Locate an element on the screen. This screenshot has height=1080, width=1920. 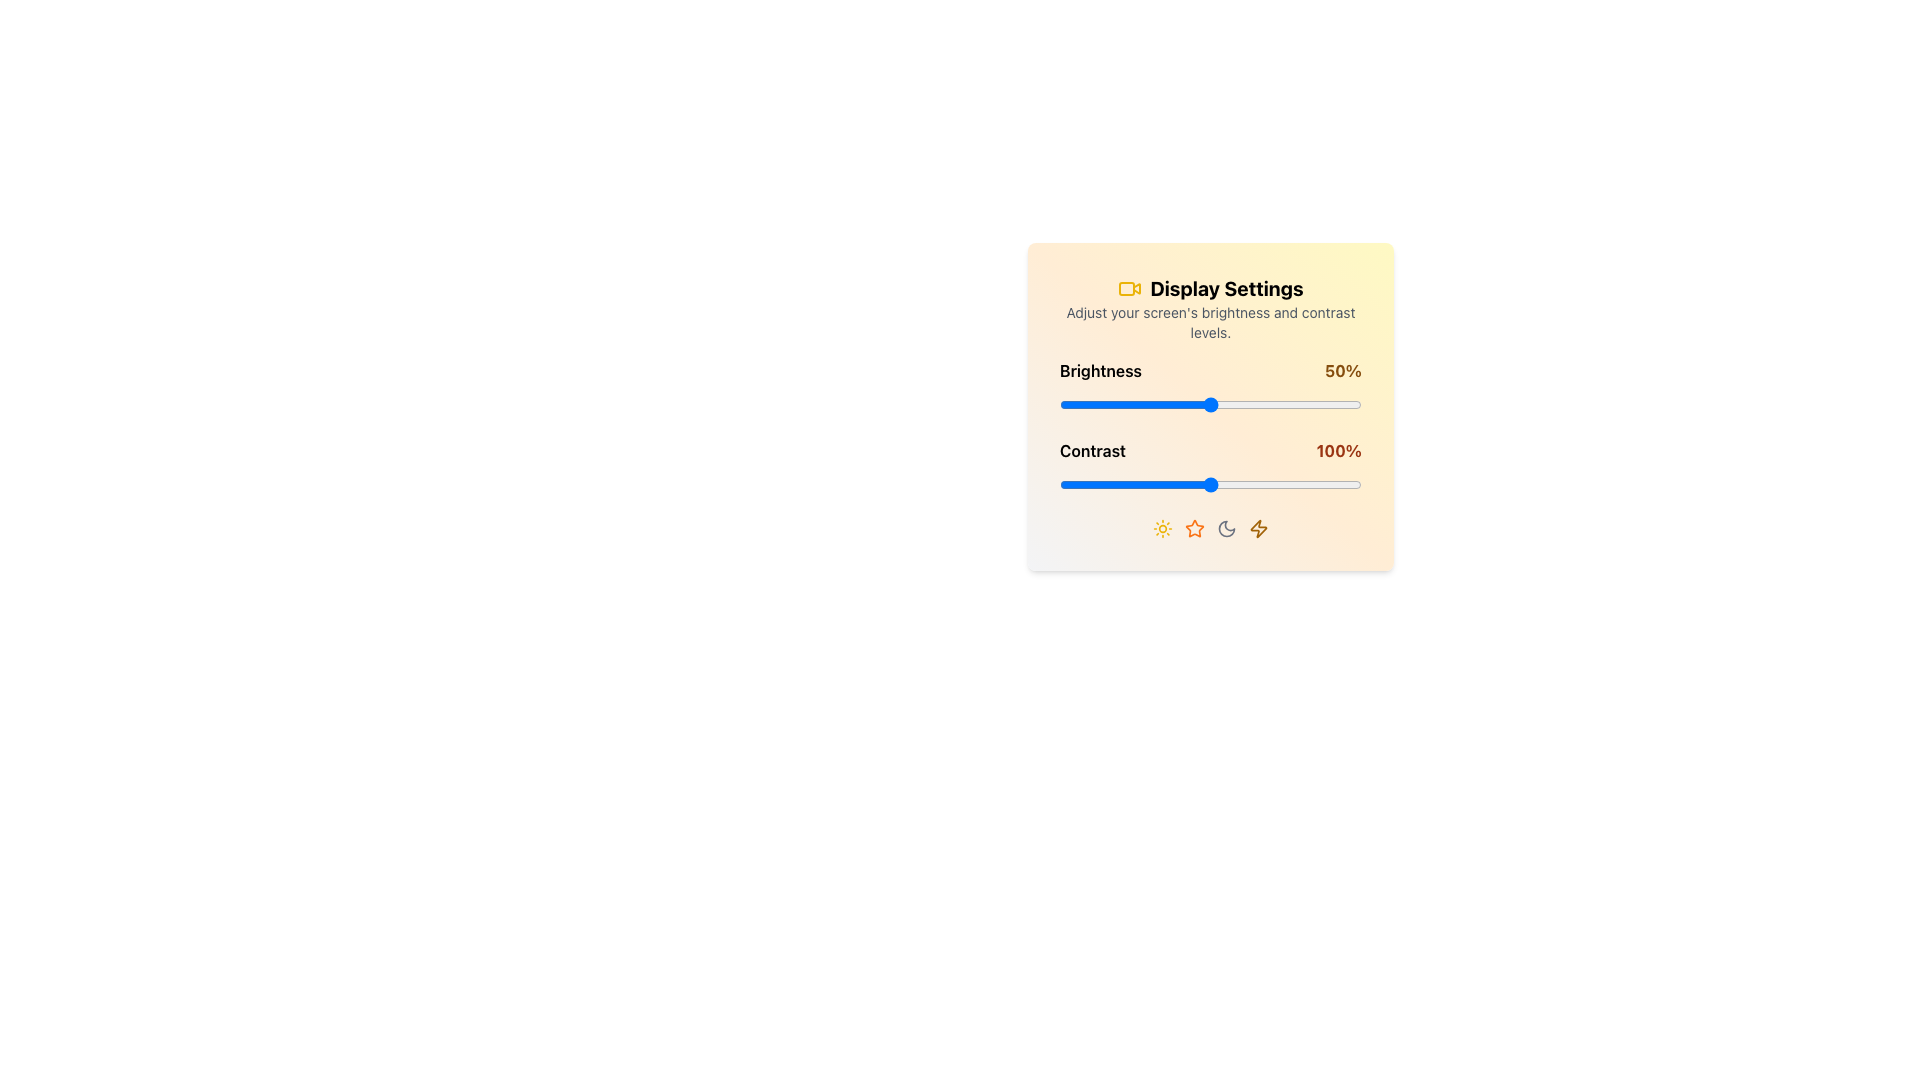
the lightning-bolt-shaped icon in yellow-gold color located at the bottom-right corner of the settings panel is located at coordinates (1257, 527).